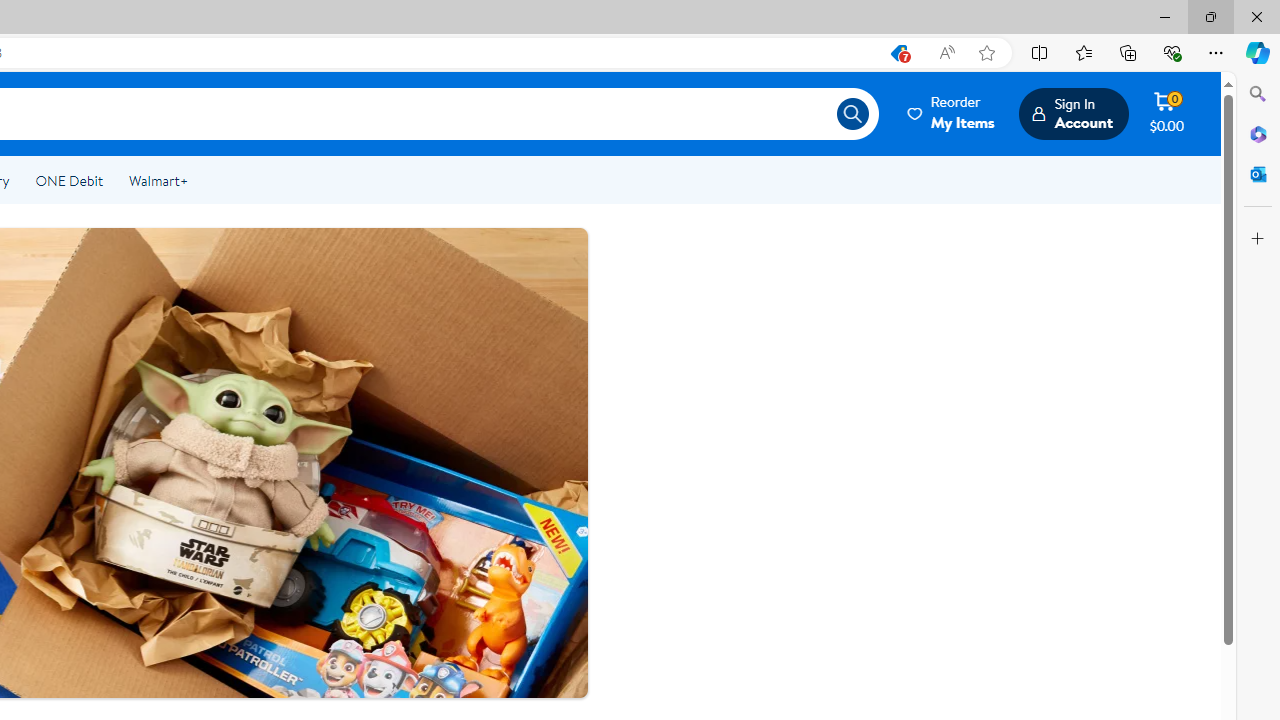 The width and height of the screenshot is (1280, 720). I want to click on 'Search icon', so click(852, 114).